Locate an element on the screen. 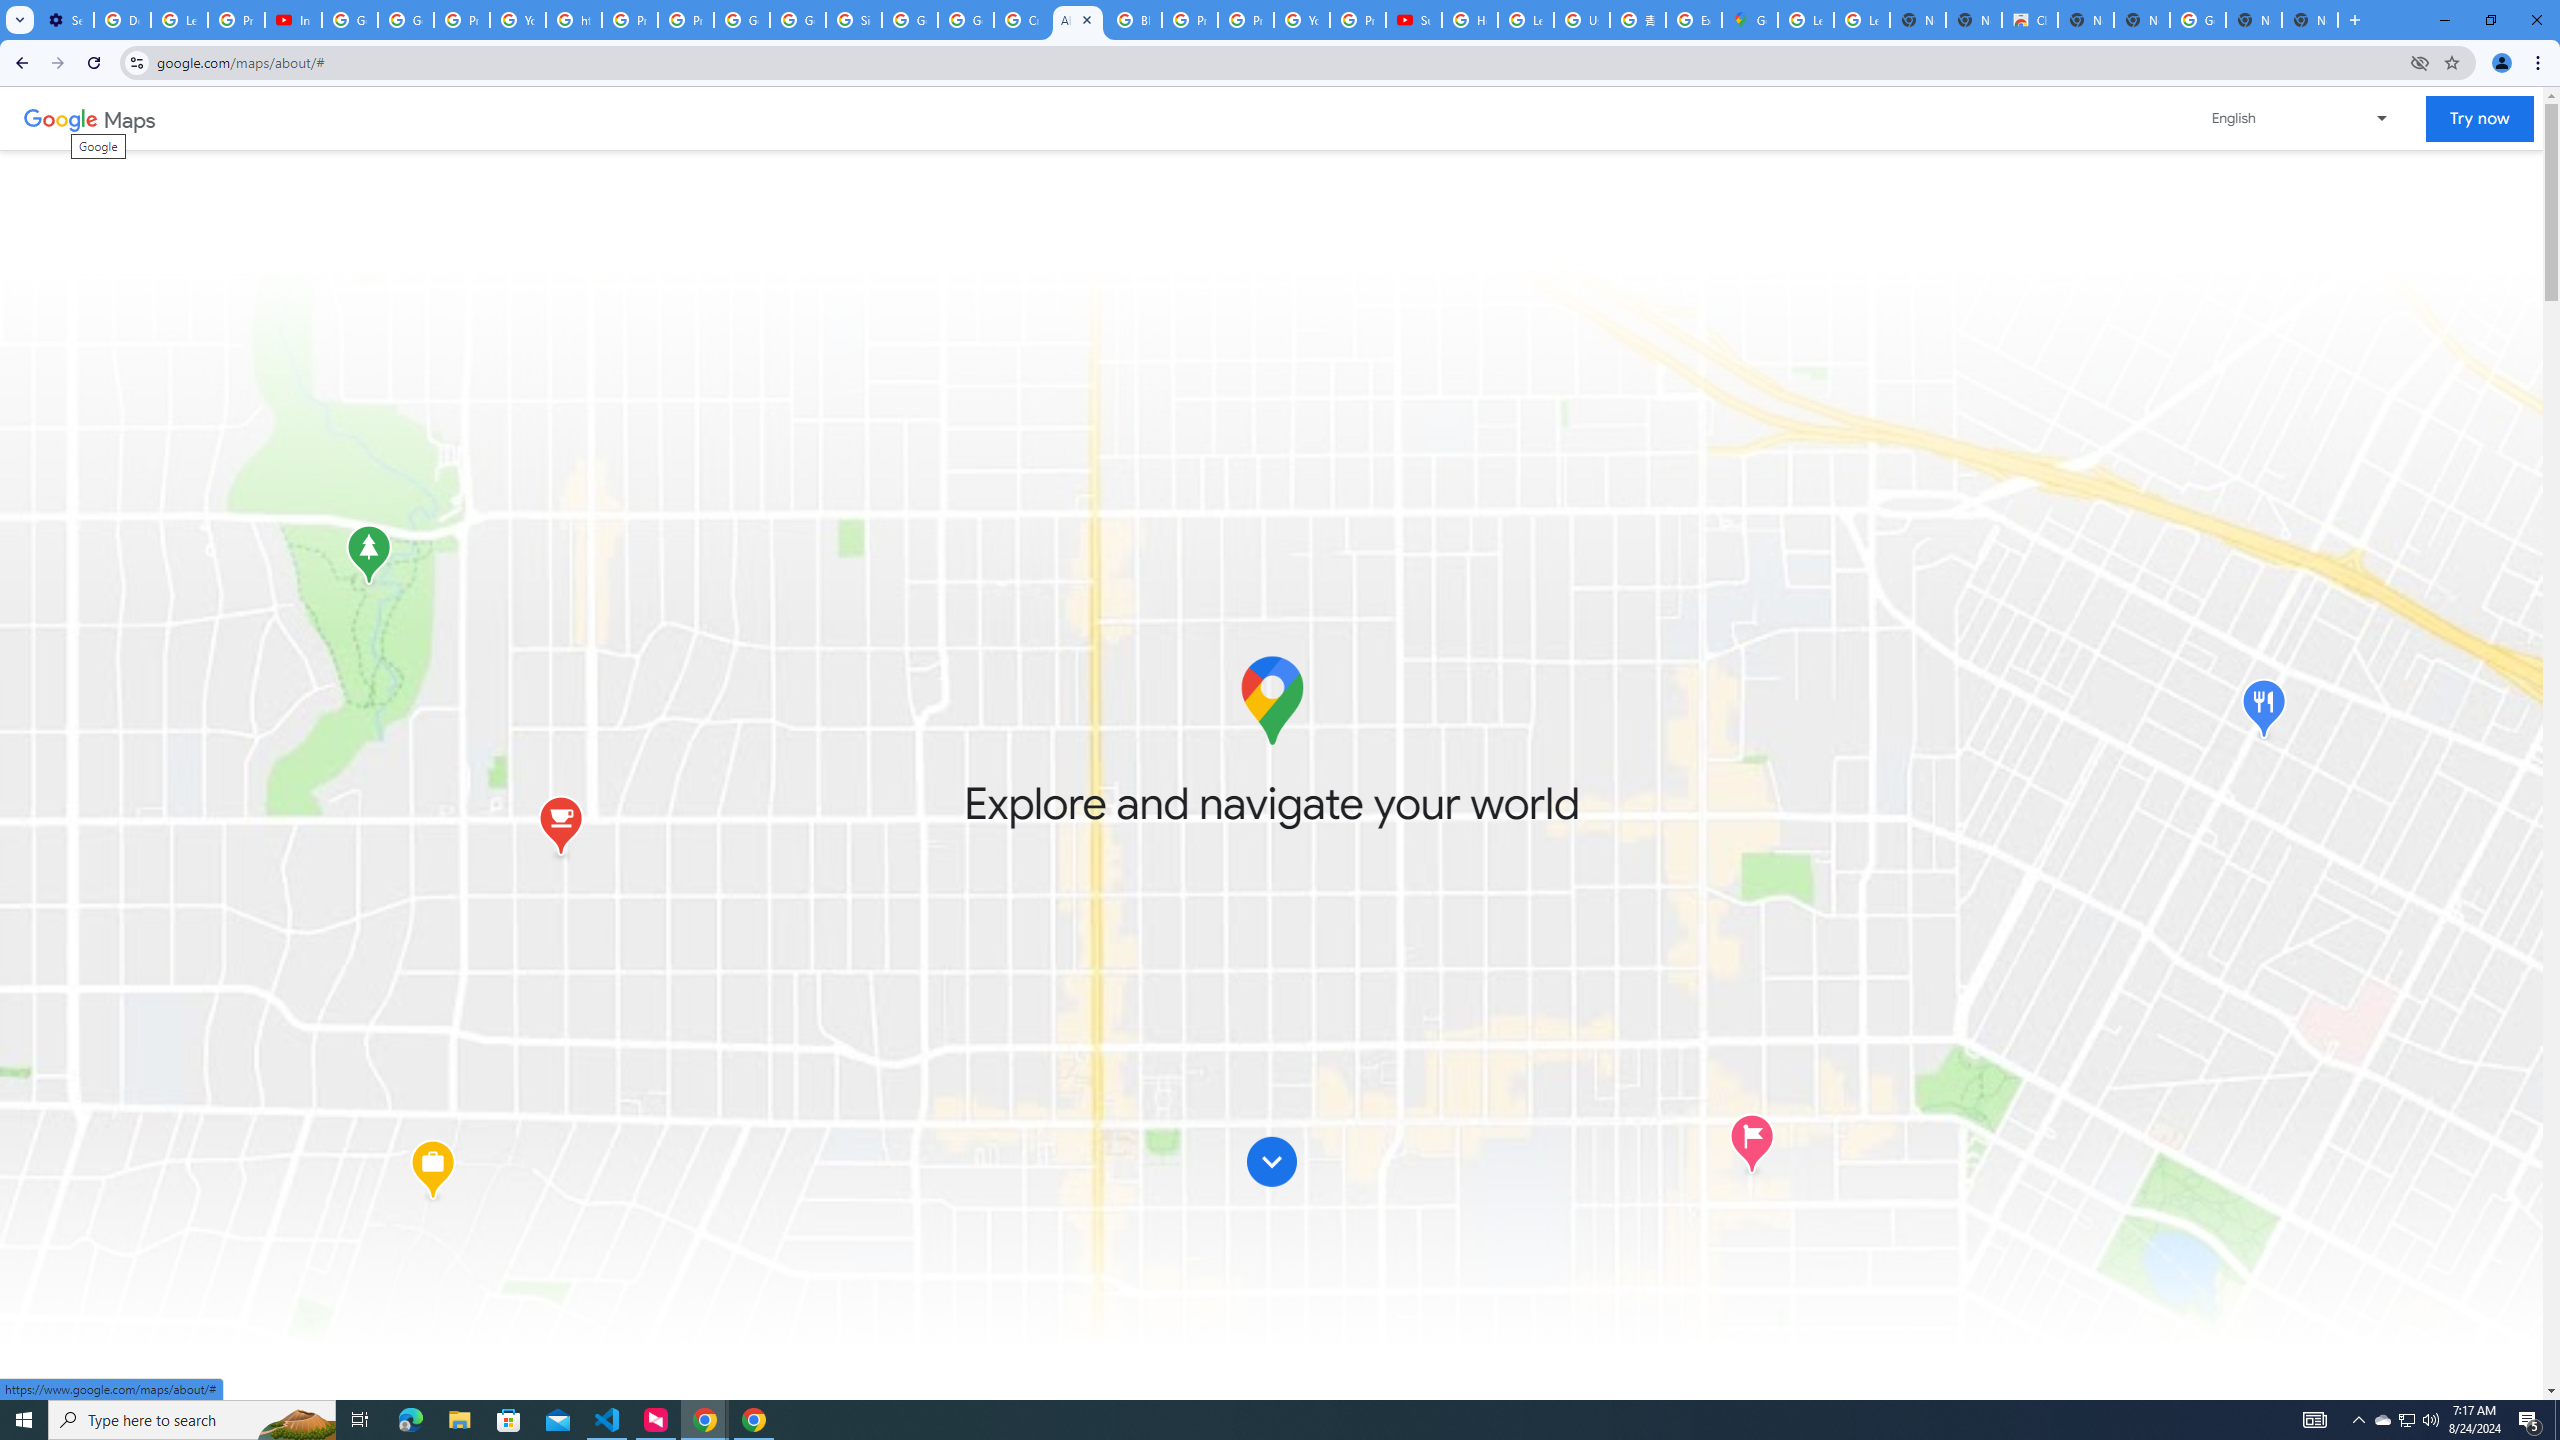  'New Tab' is located at coordinates (2310, 19).